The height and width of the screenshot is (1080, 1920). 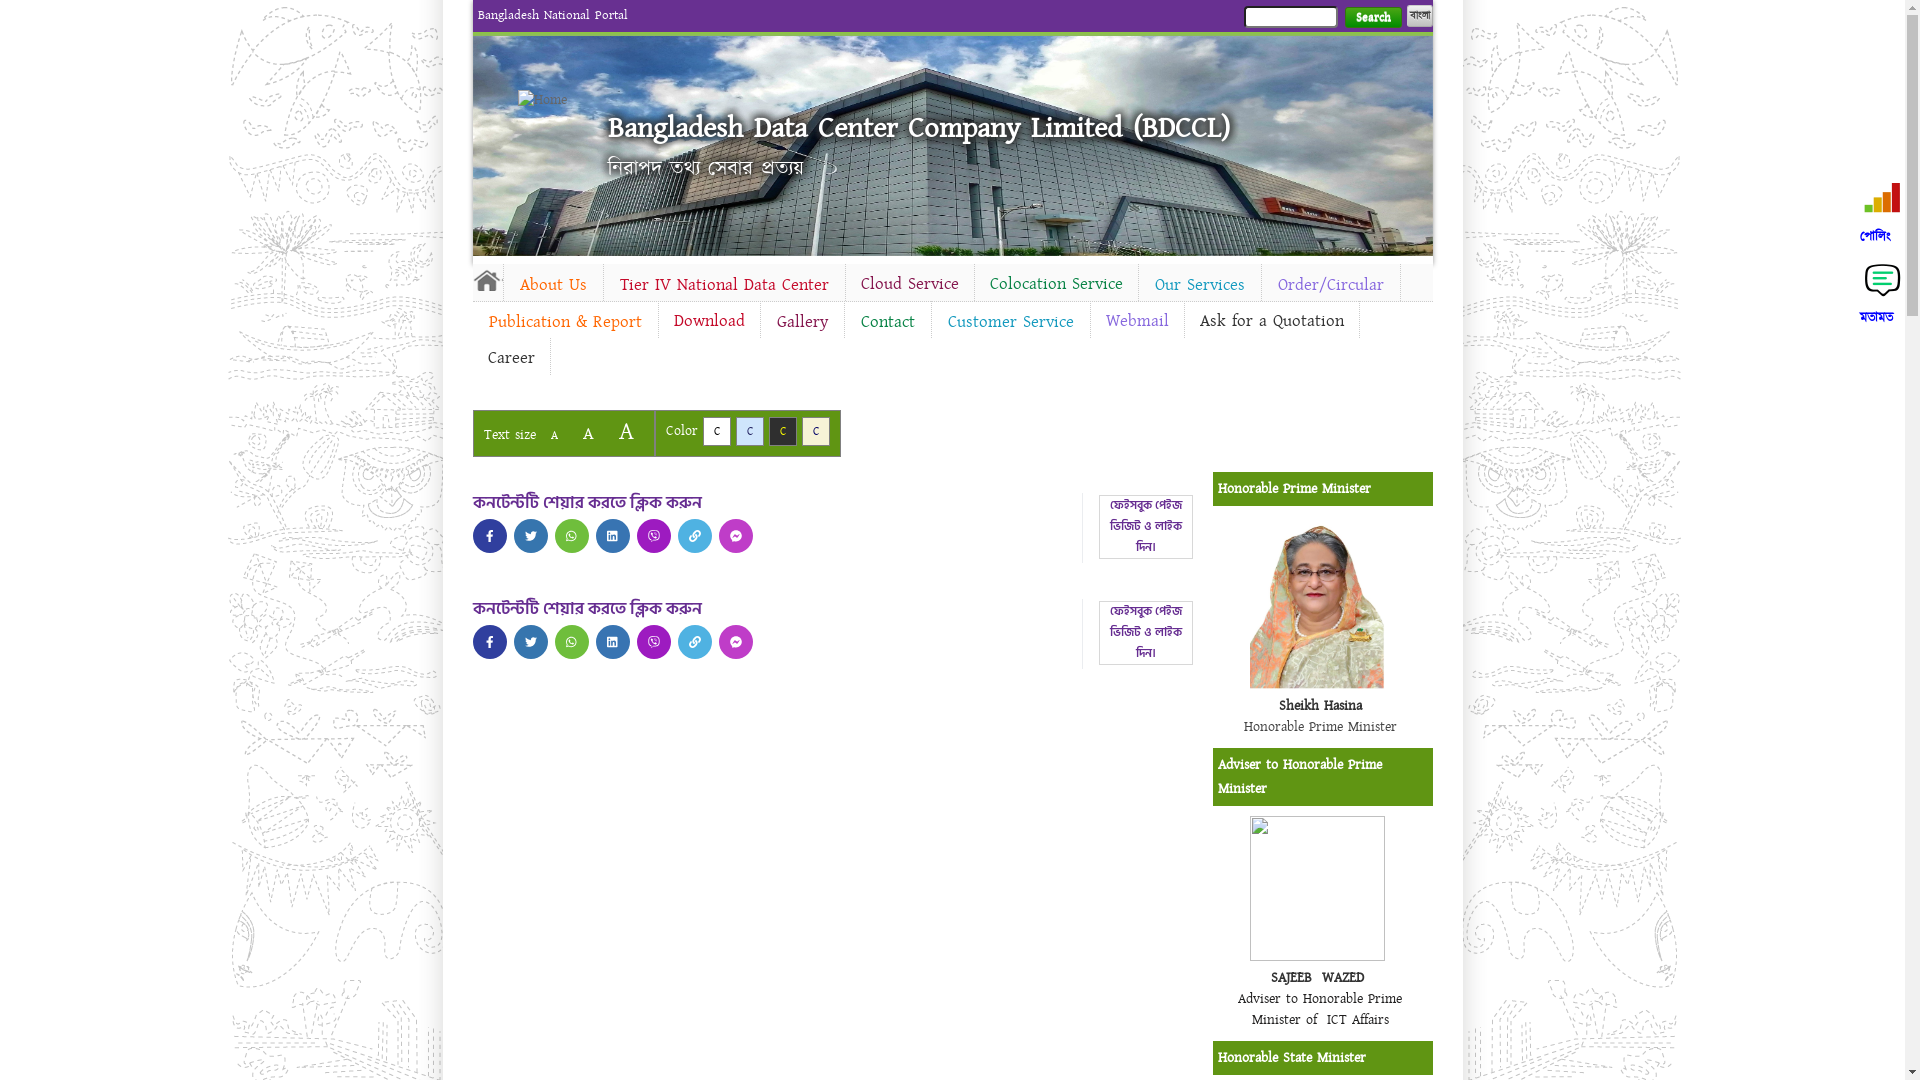 What do you see at coordinates (607, 127) in the screenshot?
I see `'Bangladesh Data Center Company Limited (BDCCL)'` at bounding box center [607, 127].